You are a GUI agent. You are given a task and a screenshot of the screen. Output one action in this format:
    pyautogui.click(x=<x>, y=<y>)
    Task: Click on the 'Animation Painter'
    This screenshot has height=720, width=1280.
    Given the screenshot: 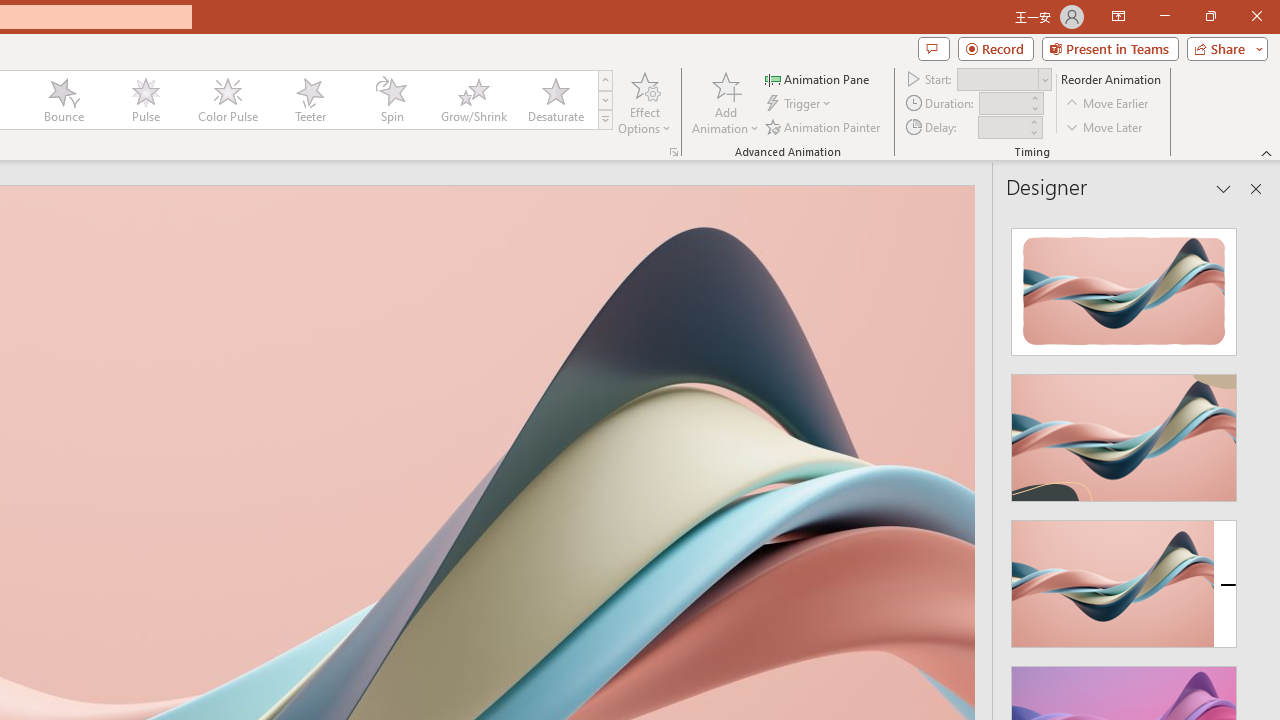 What is the action you would take?
    pyautogui.click(x=824, y=127)
    